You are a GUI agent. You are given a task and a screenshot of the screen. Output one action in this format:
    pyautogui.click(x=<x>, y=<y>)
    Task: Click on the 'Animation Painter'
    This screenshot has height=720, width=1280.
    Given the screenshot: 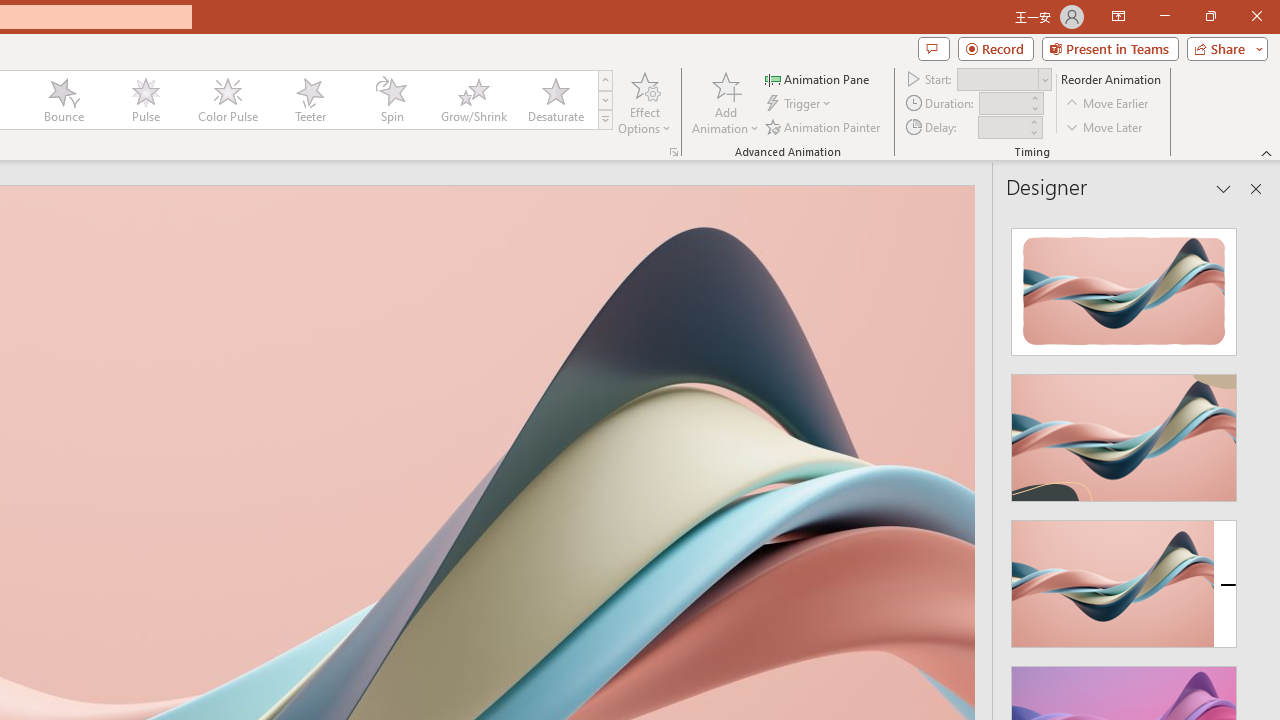 What is the action you would take?
    pyautogui.click(x=824, y=127)
    